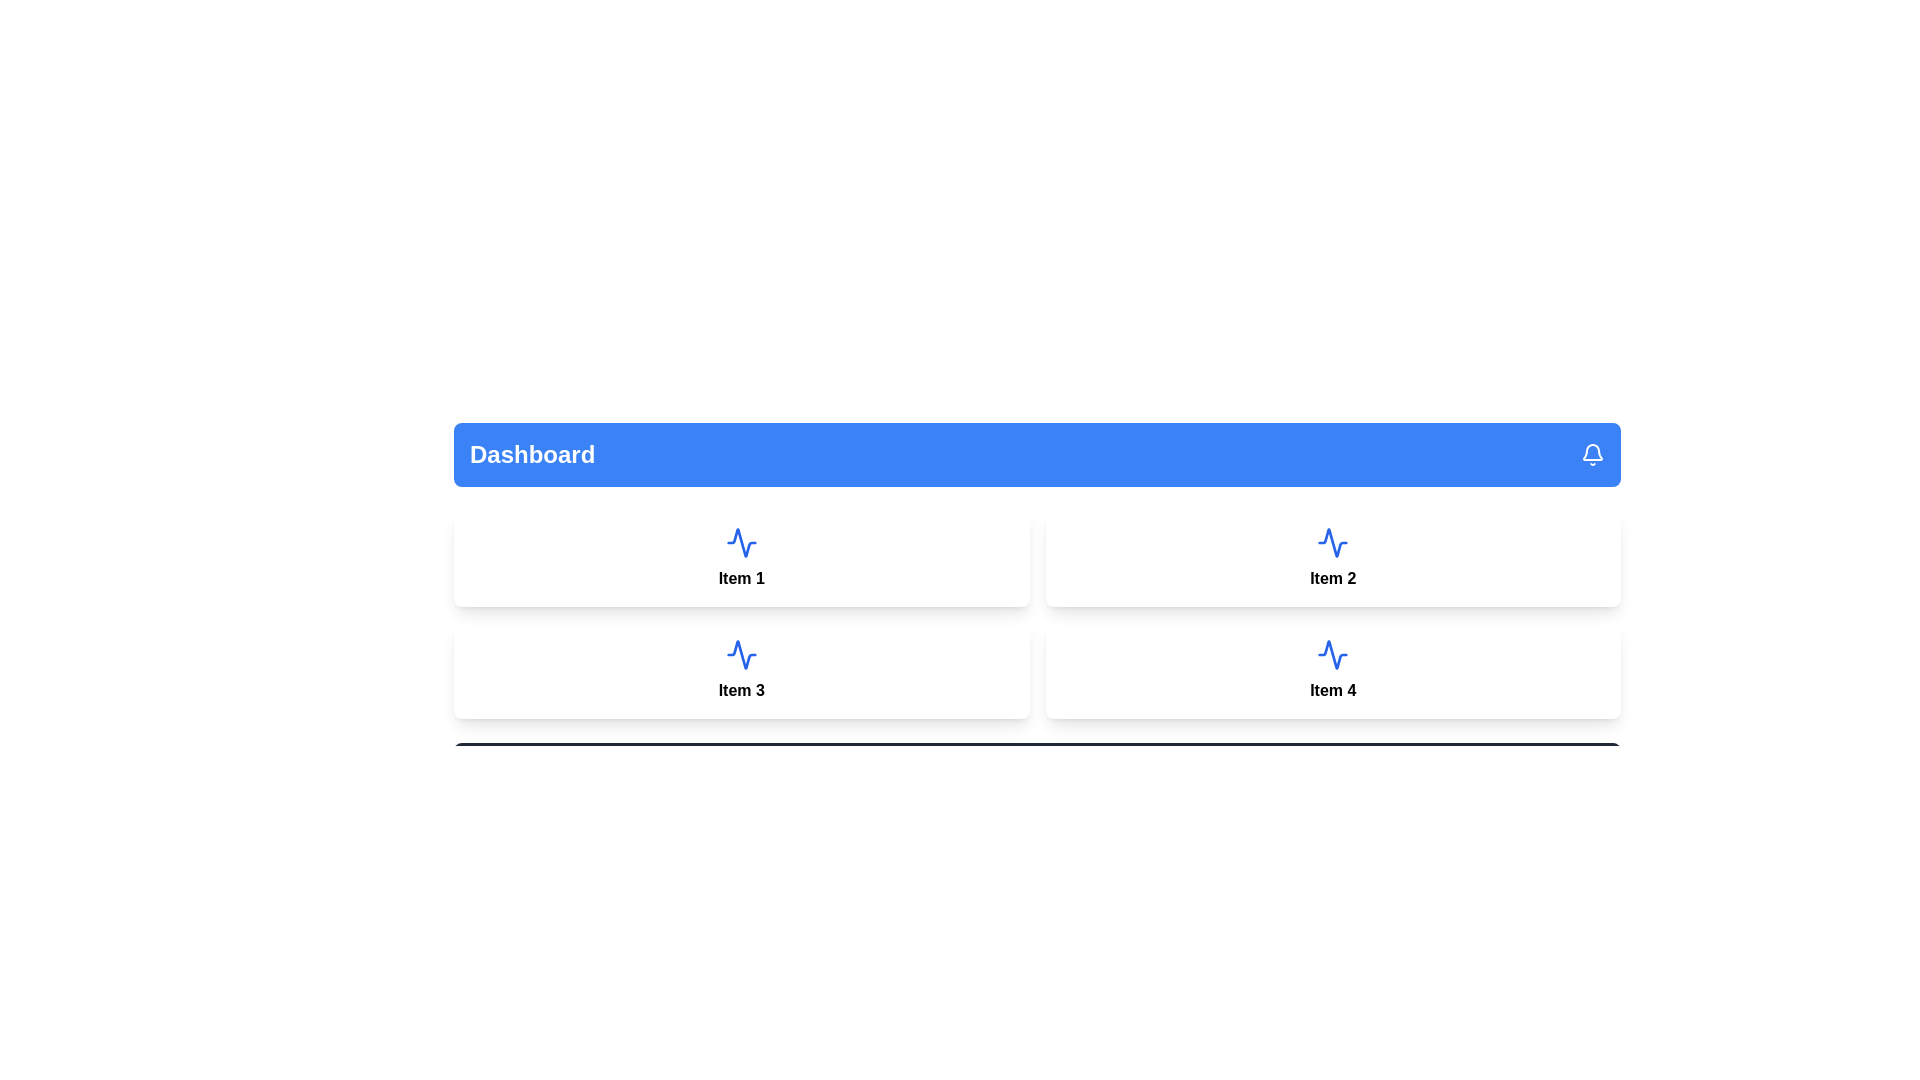 Image resolution: width=1920 pixels, height=1080 pixels. What do you see at coordinates (740, 578) in the screenshot?
I see `the text label displaying 'Item 1', which is centered within a card-like structure in the bottom portion of the card` at bounding box center [740, 578].